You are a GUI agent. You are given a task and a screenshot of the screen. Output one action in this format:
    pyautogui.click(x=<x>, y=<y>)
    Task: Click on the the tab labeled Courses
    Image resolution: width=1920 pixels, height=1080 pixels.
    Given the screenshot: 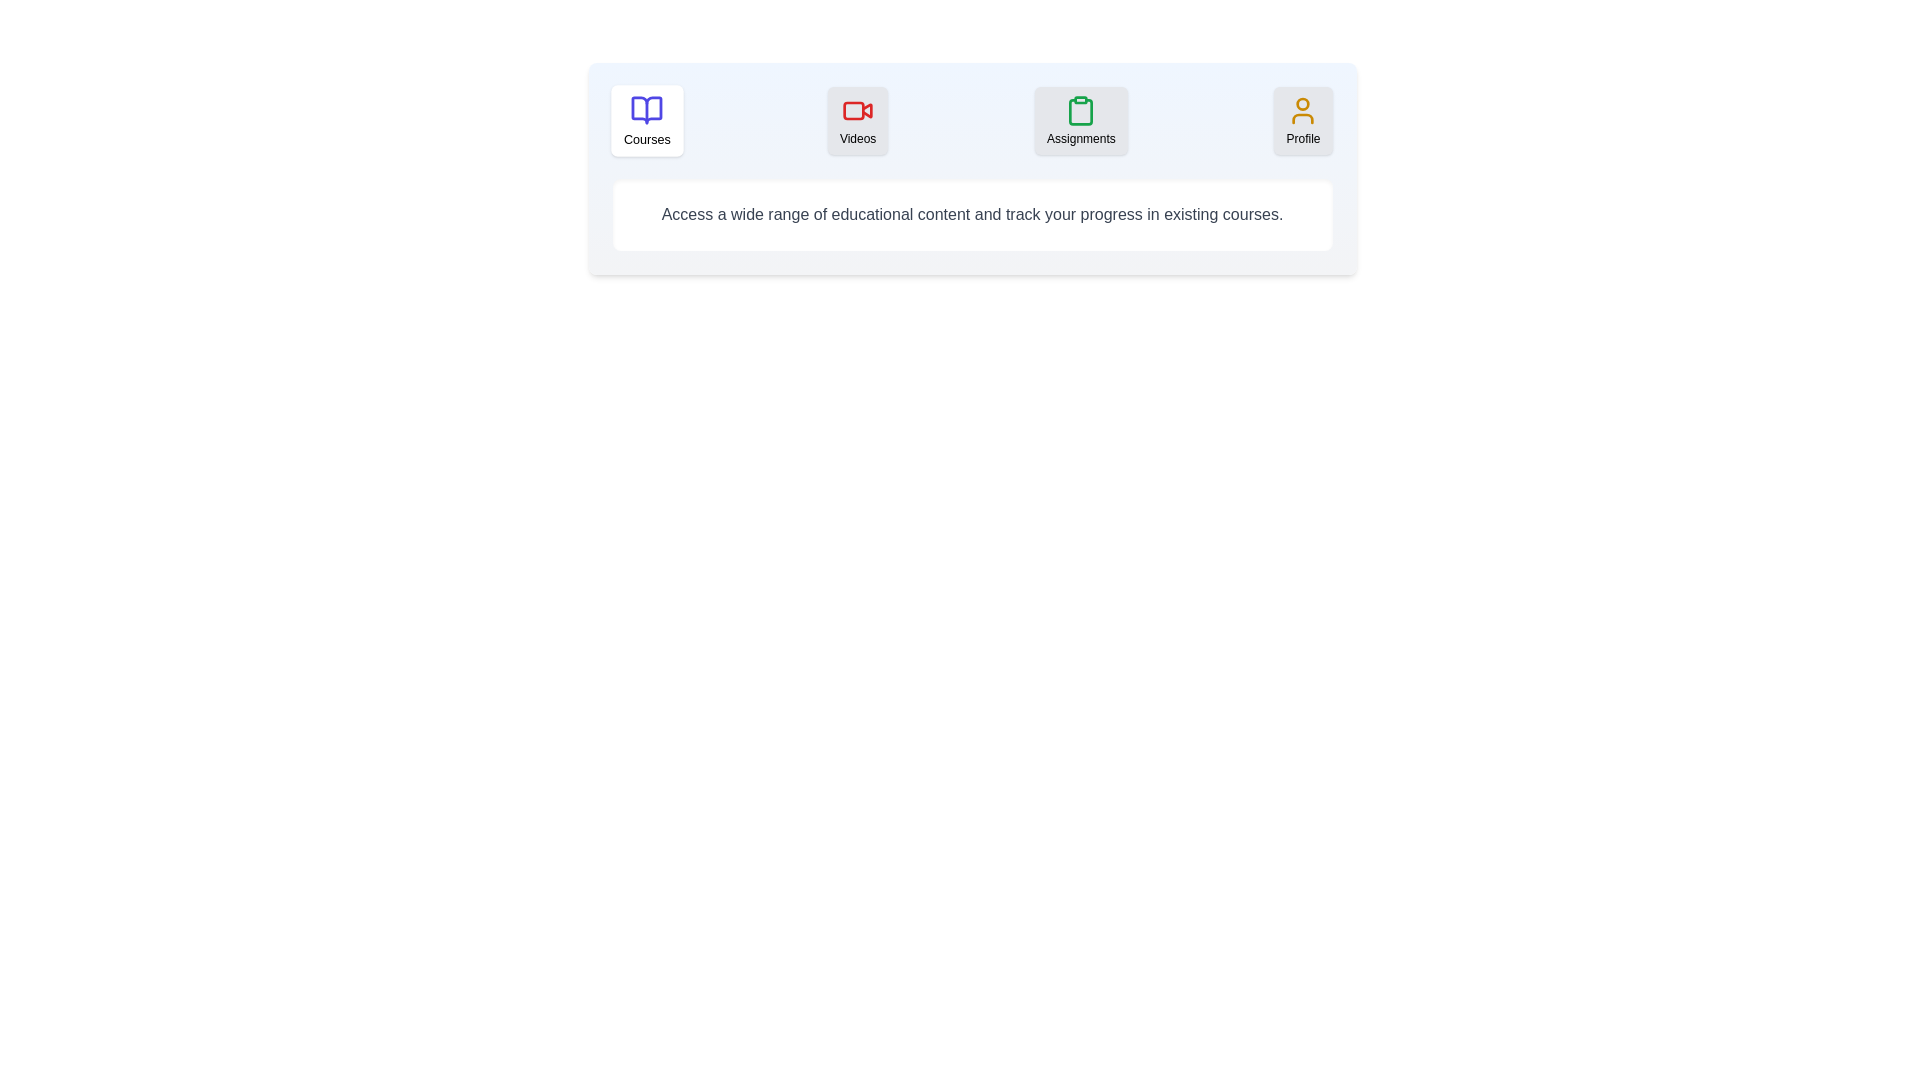 What is the action you would take?
    pyautogui.click(x=646, y=120)
    